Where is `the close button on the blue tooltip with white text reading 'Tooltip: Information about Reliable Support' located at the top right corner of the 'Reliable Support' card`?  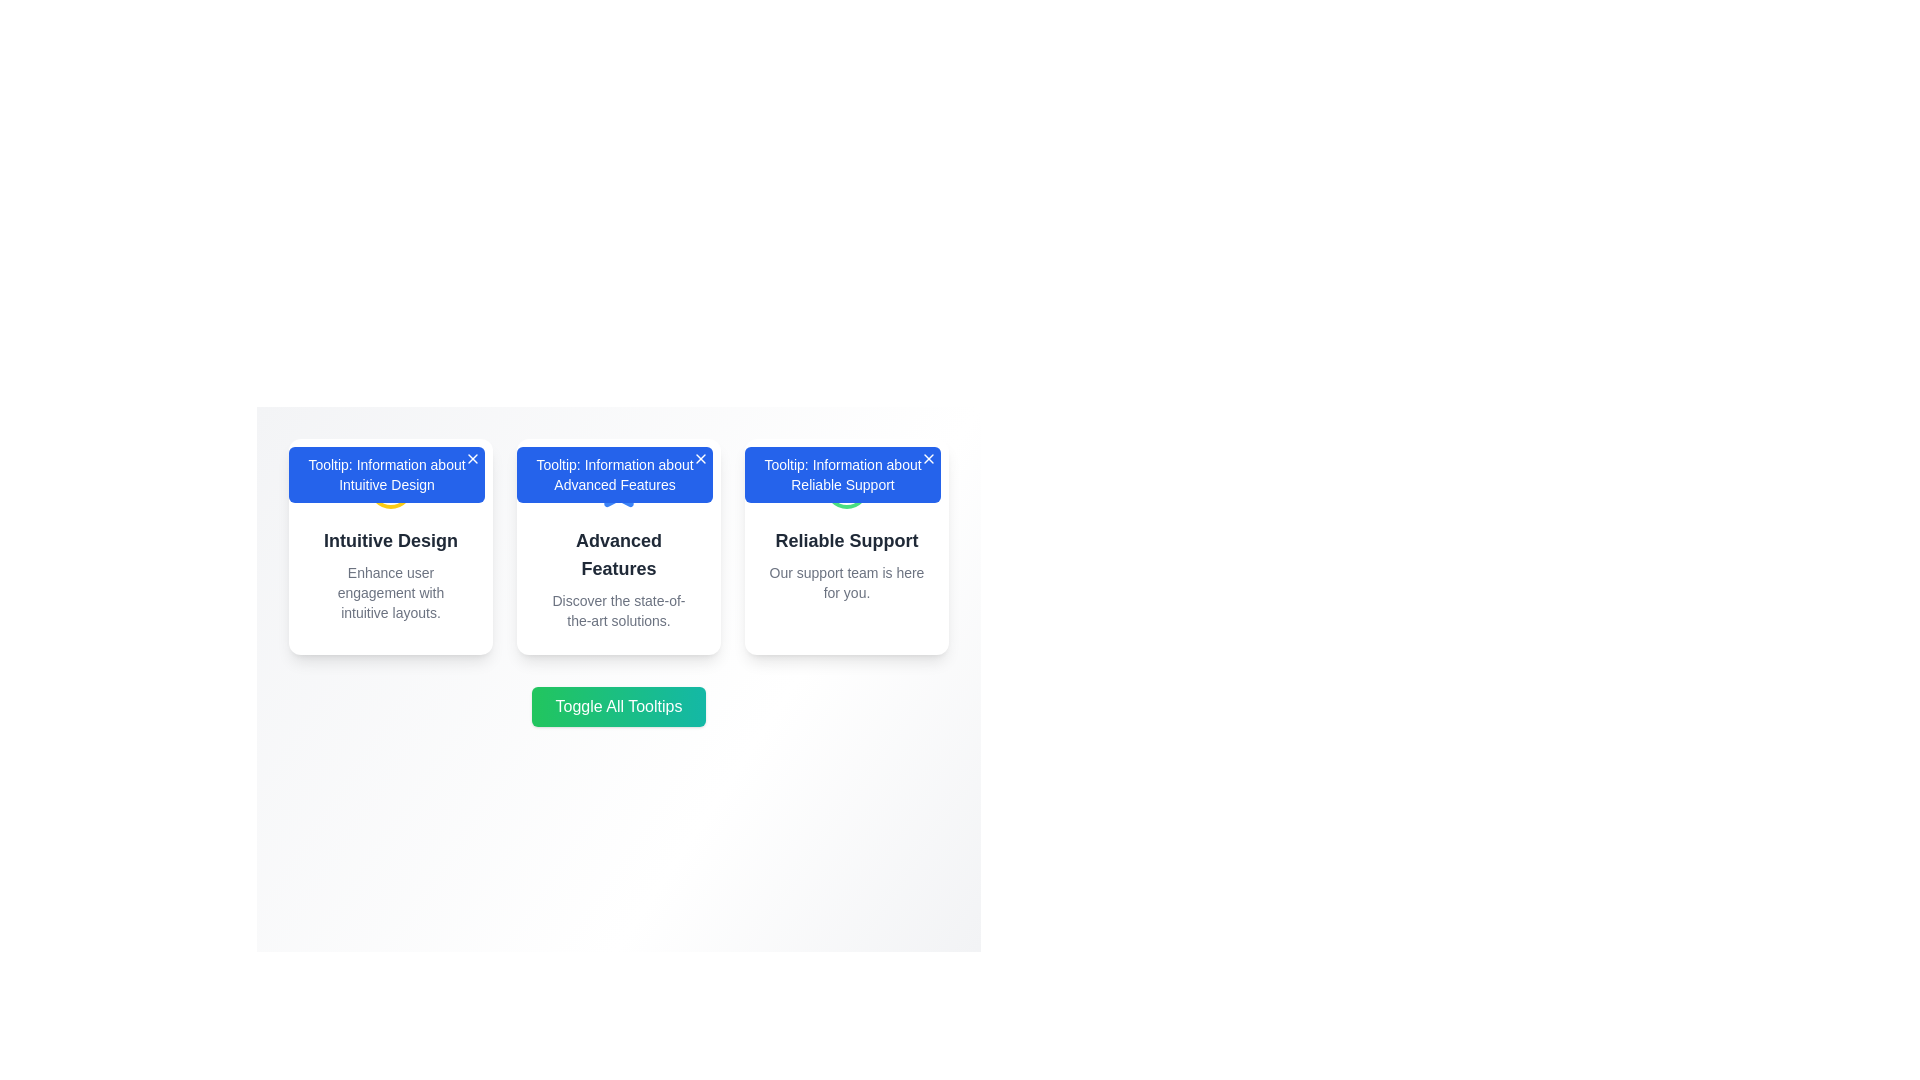 the close button on the blue tooltip with white text reading 'Tooltip: Information about Reliable Support' located at the top right corner of the 'Reliable Support' card is located at coordinates (843, 474).